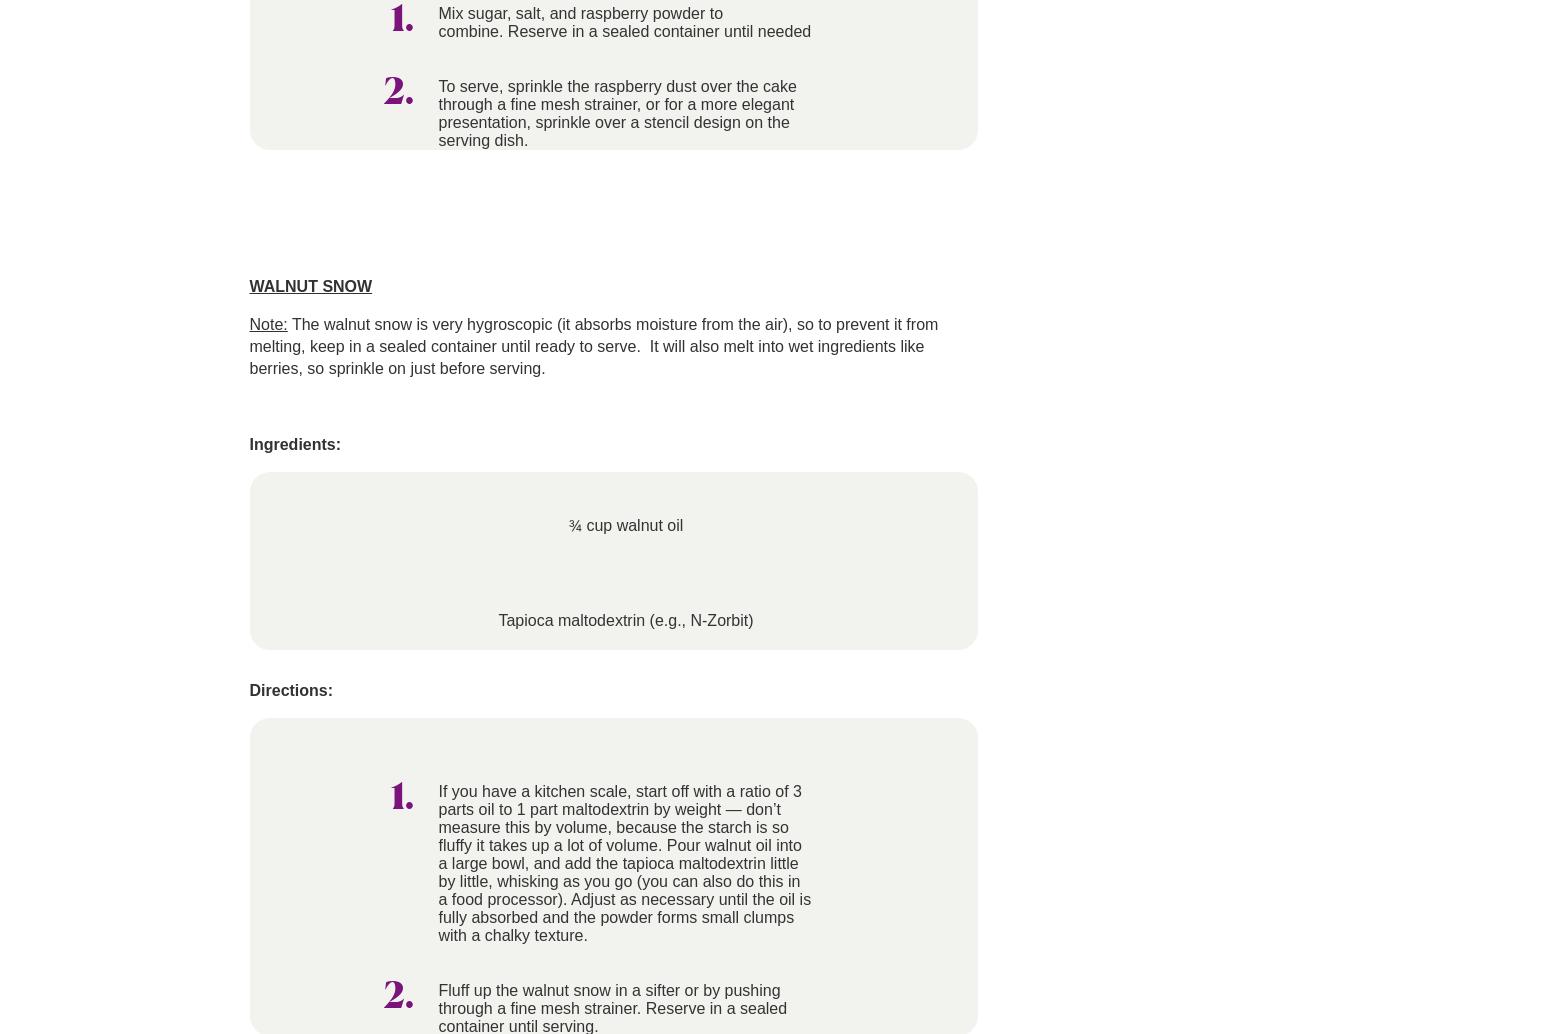  Describe the element at coordinates (267, 323) in the screenshot. I see `'Note:'` at that location.